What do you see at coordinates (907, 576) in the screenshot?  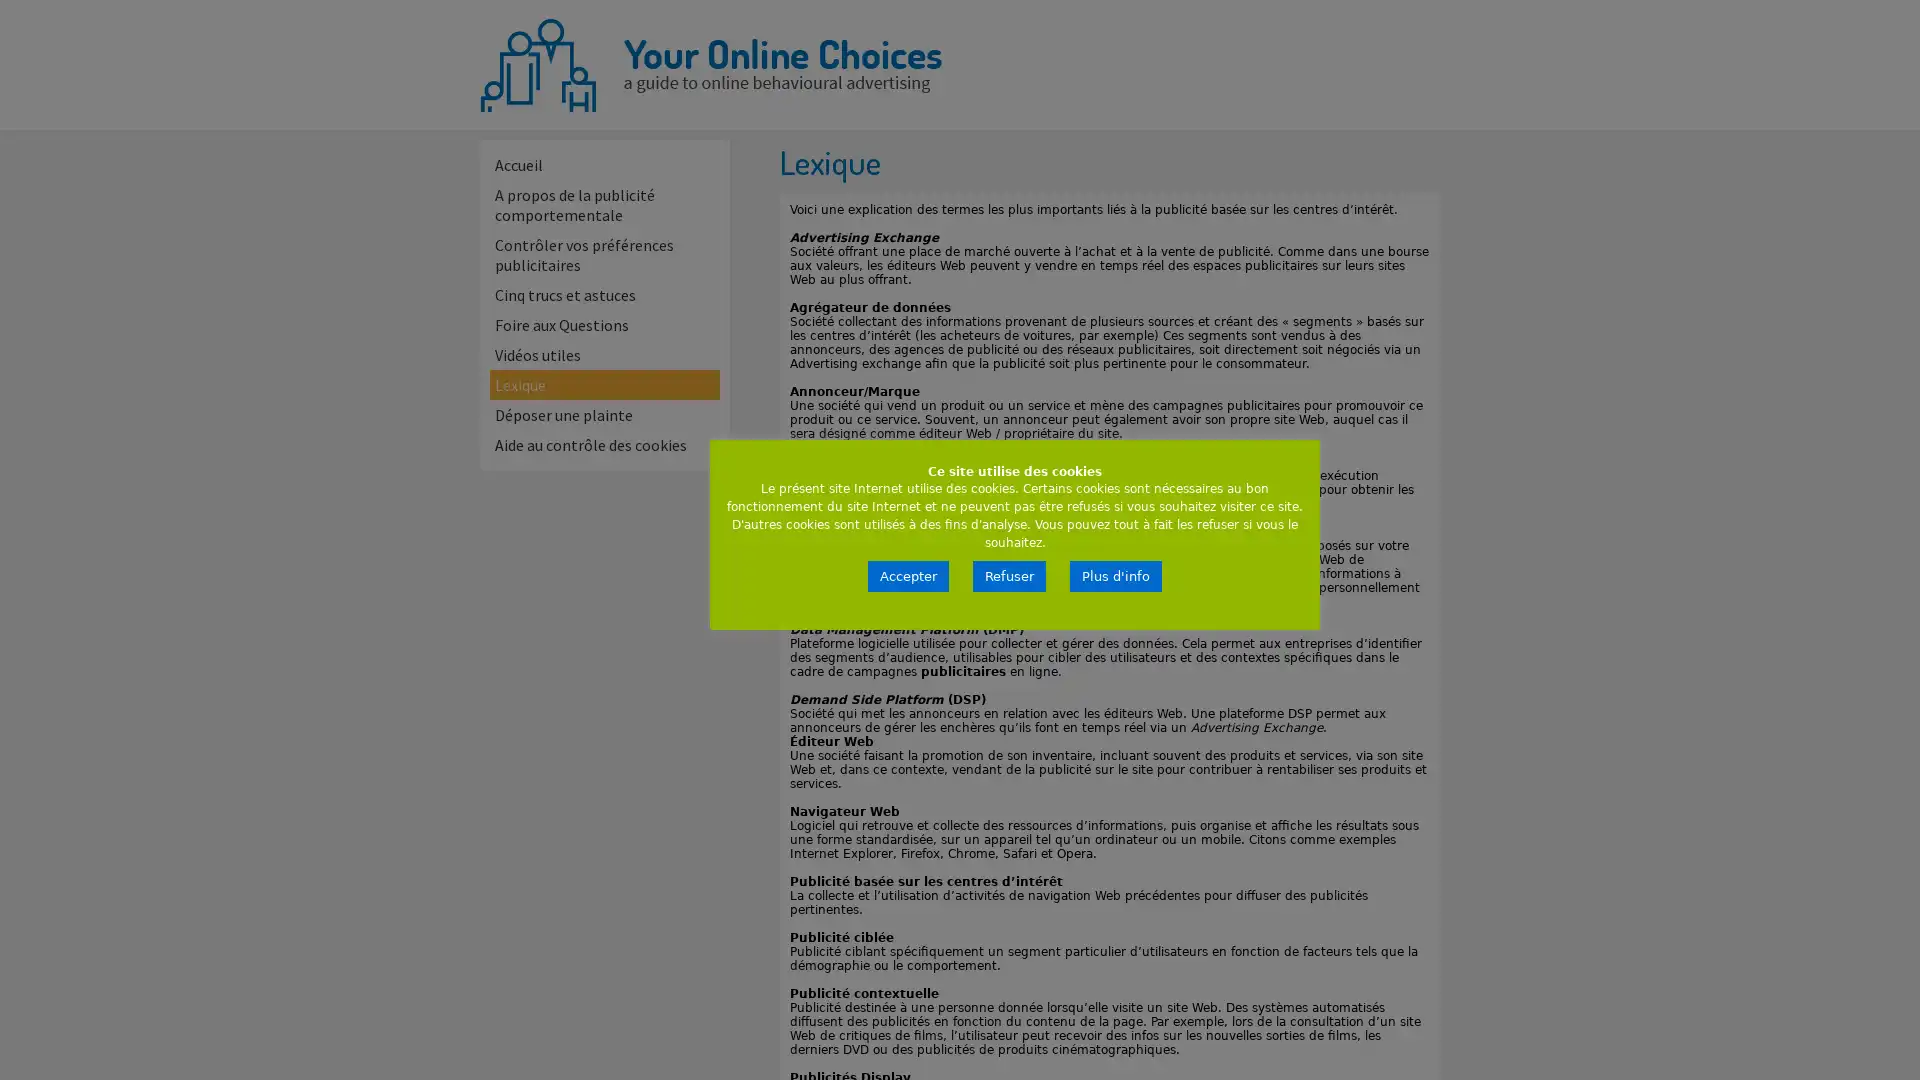 I see `Accepter` at bounding box center [907, 576].